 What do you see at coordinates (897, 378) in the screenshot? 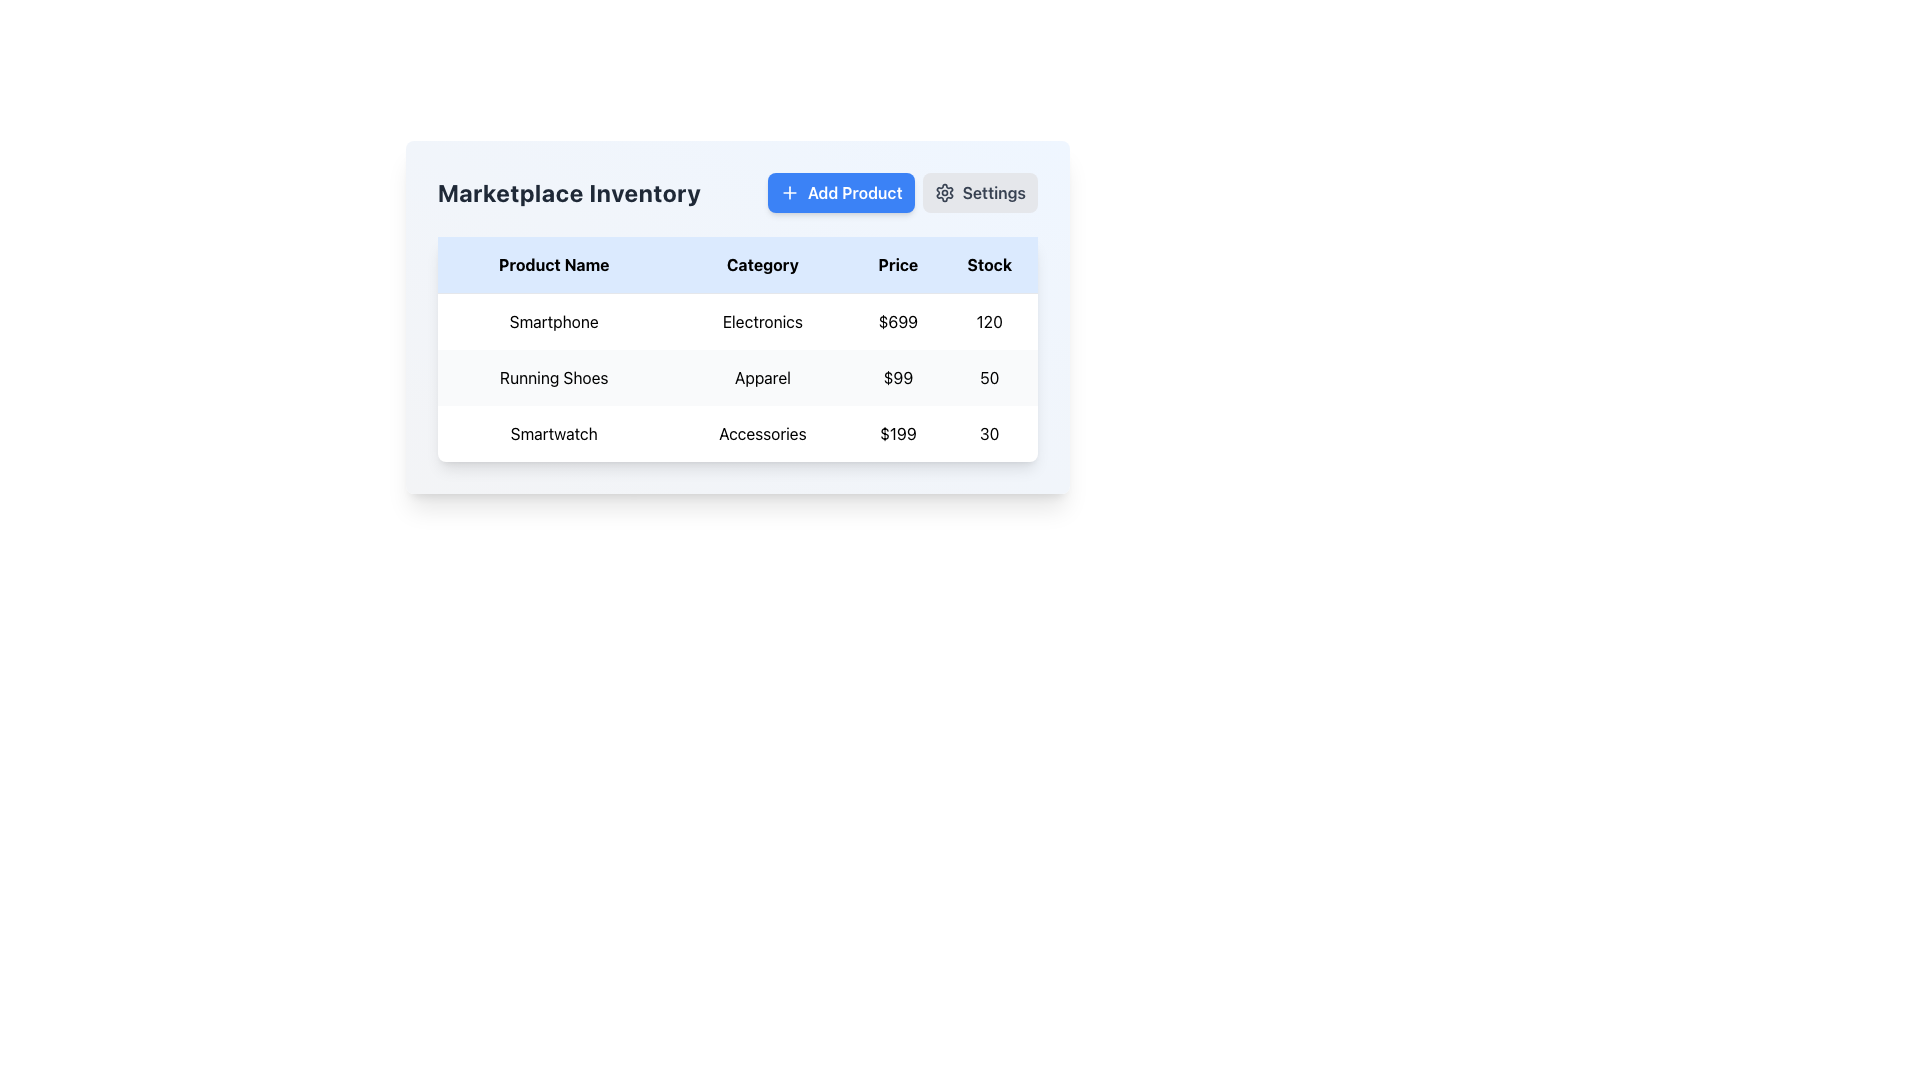
I see `text displayed as "$99" in a bold, black font located in the Price column of the table under the row titled "Running Shoes"` at bounding box center [897, 378].